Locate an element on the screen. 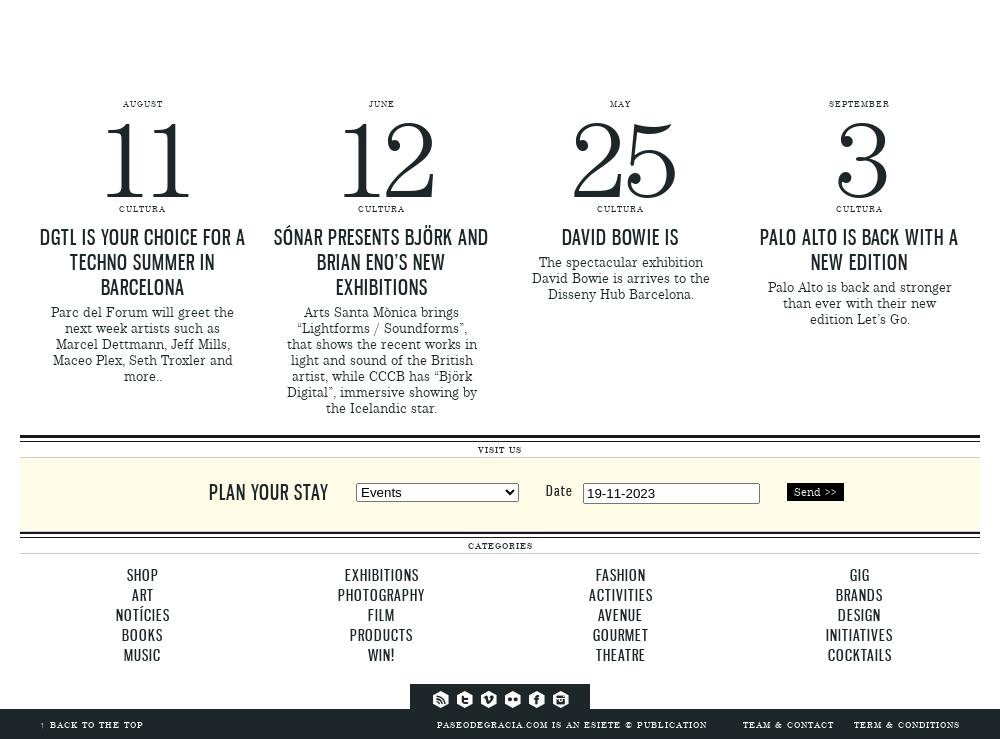  'Brands' is located at coordinates (858, 594).